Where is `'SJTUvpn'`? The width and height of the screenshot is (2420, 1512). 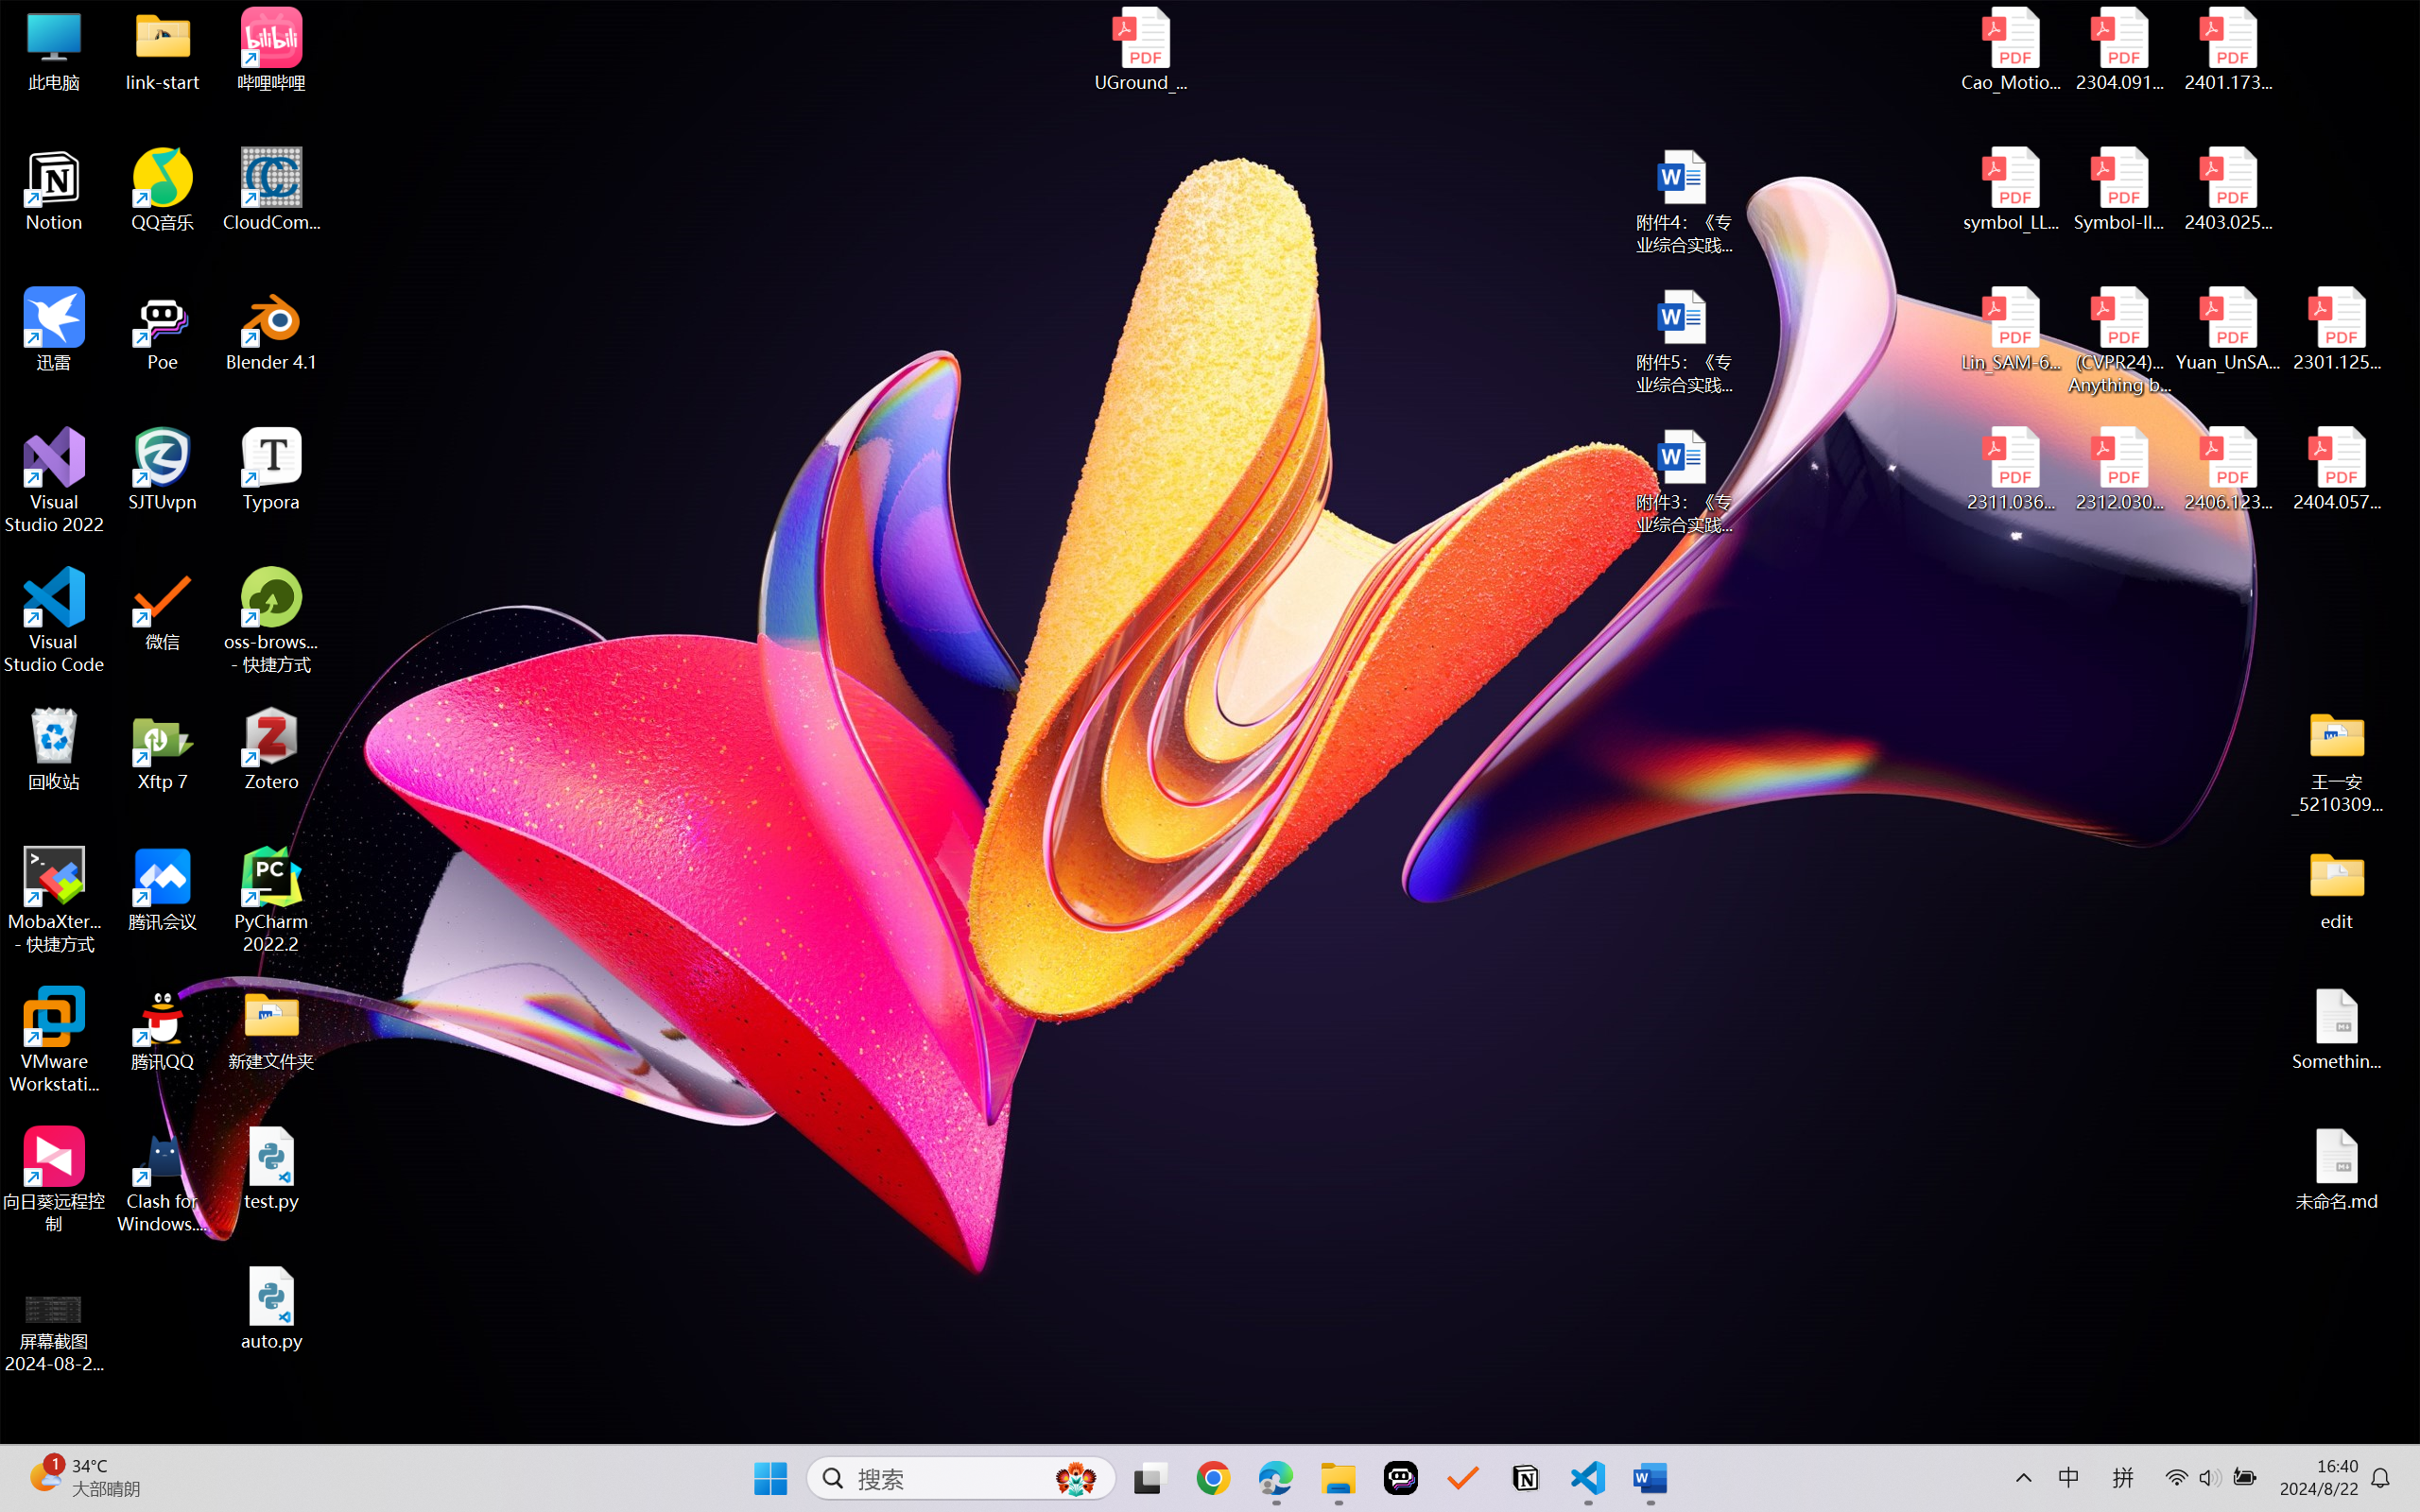 'SJTUvpn' is located at coordinates (163, 469).